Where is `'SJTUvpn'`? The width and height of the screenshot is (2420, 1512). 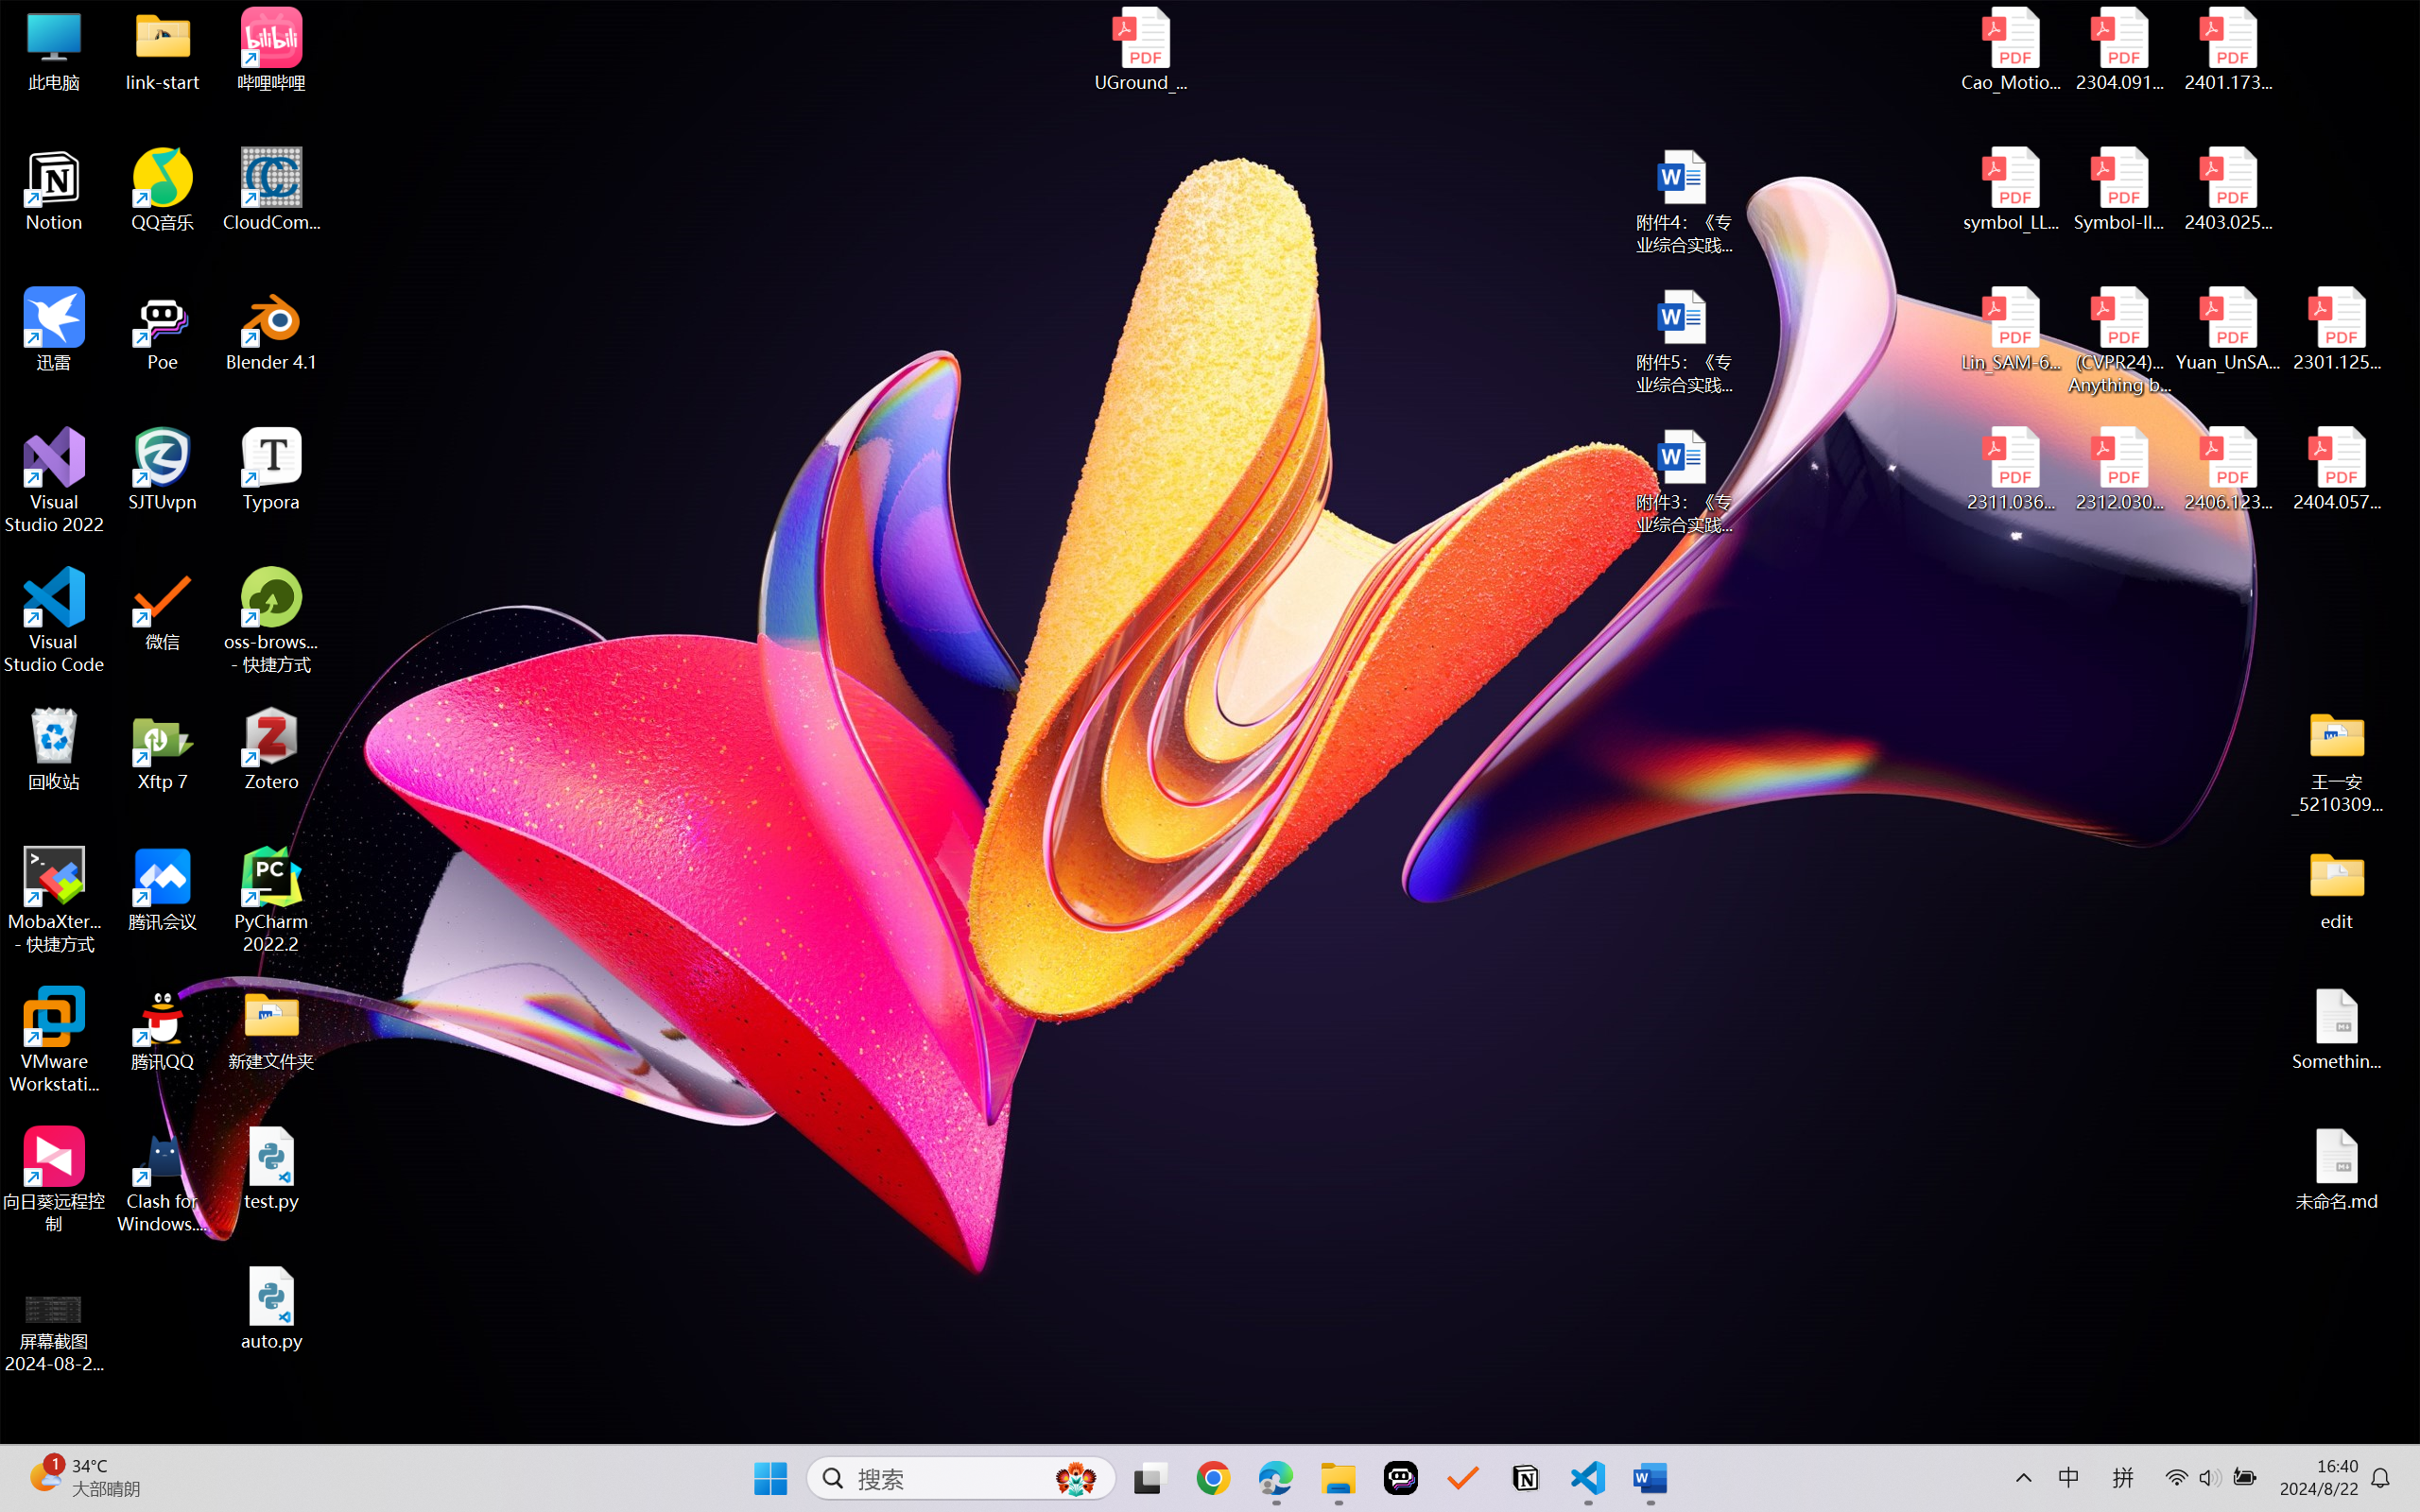 'SJTUvpn' is located at coordinates (163, 469).